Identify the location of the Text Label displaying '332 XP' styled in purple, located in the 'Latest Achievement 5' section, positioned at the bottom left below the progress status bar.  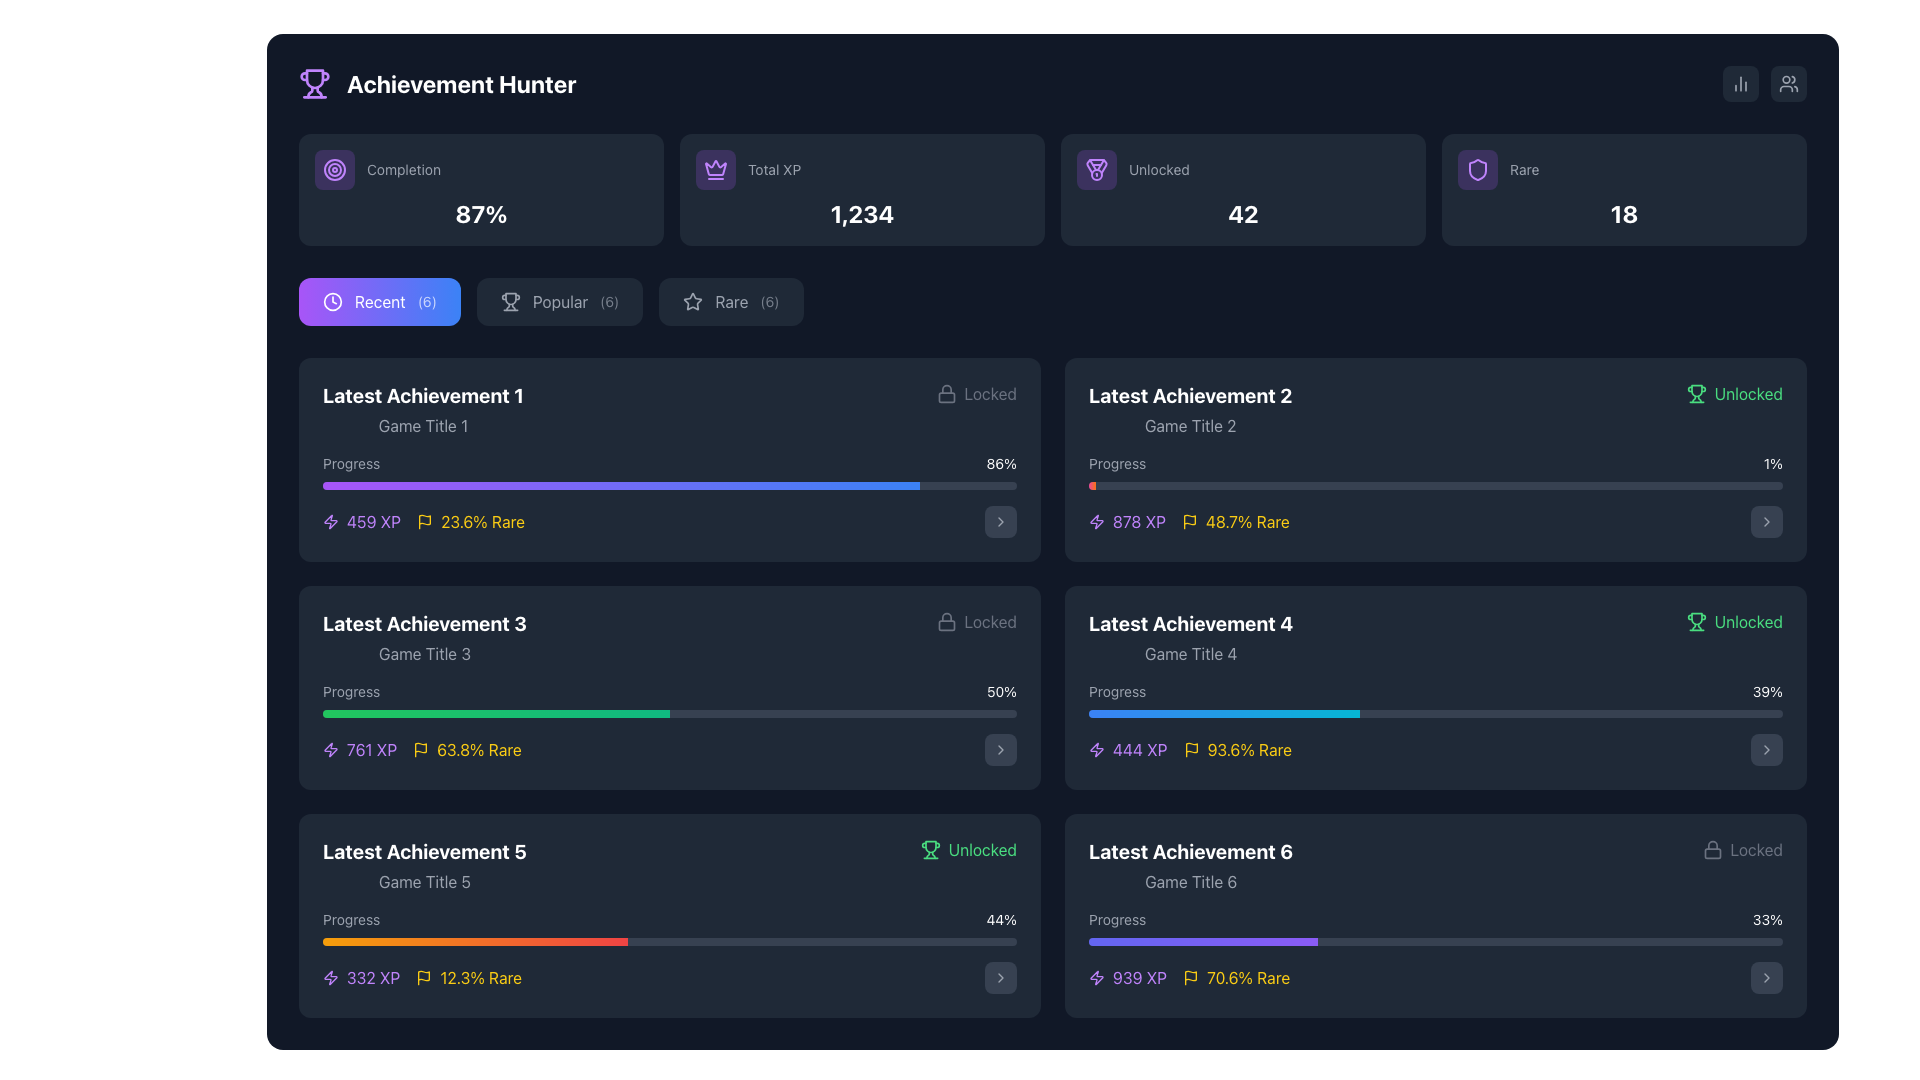
(373, 977).